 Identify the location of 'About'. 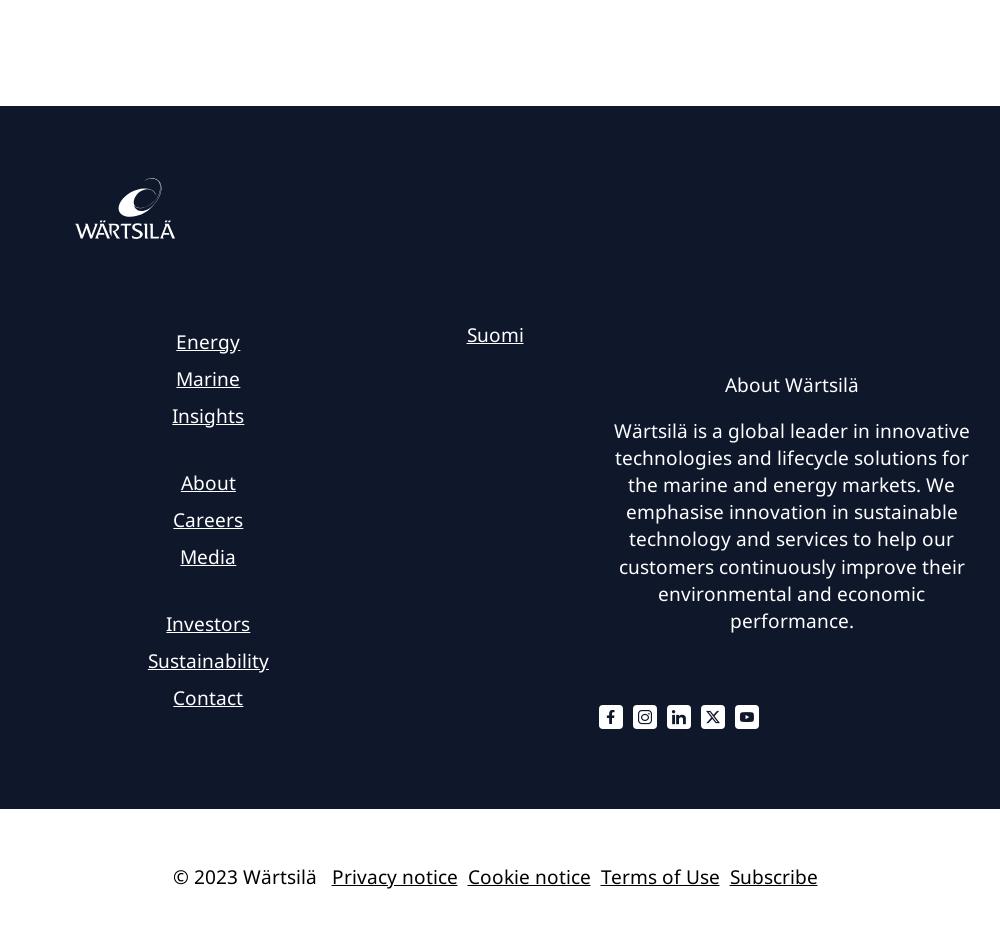
(206, 482).